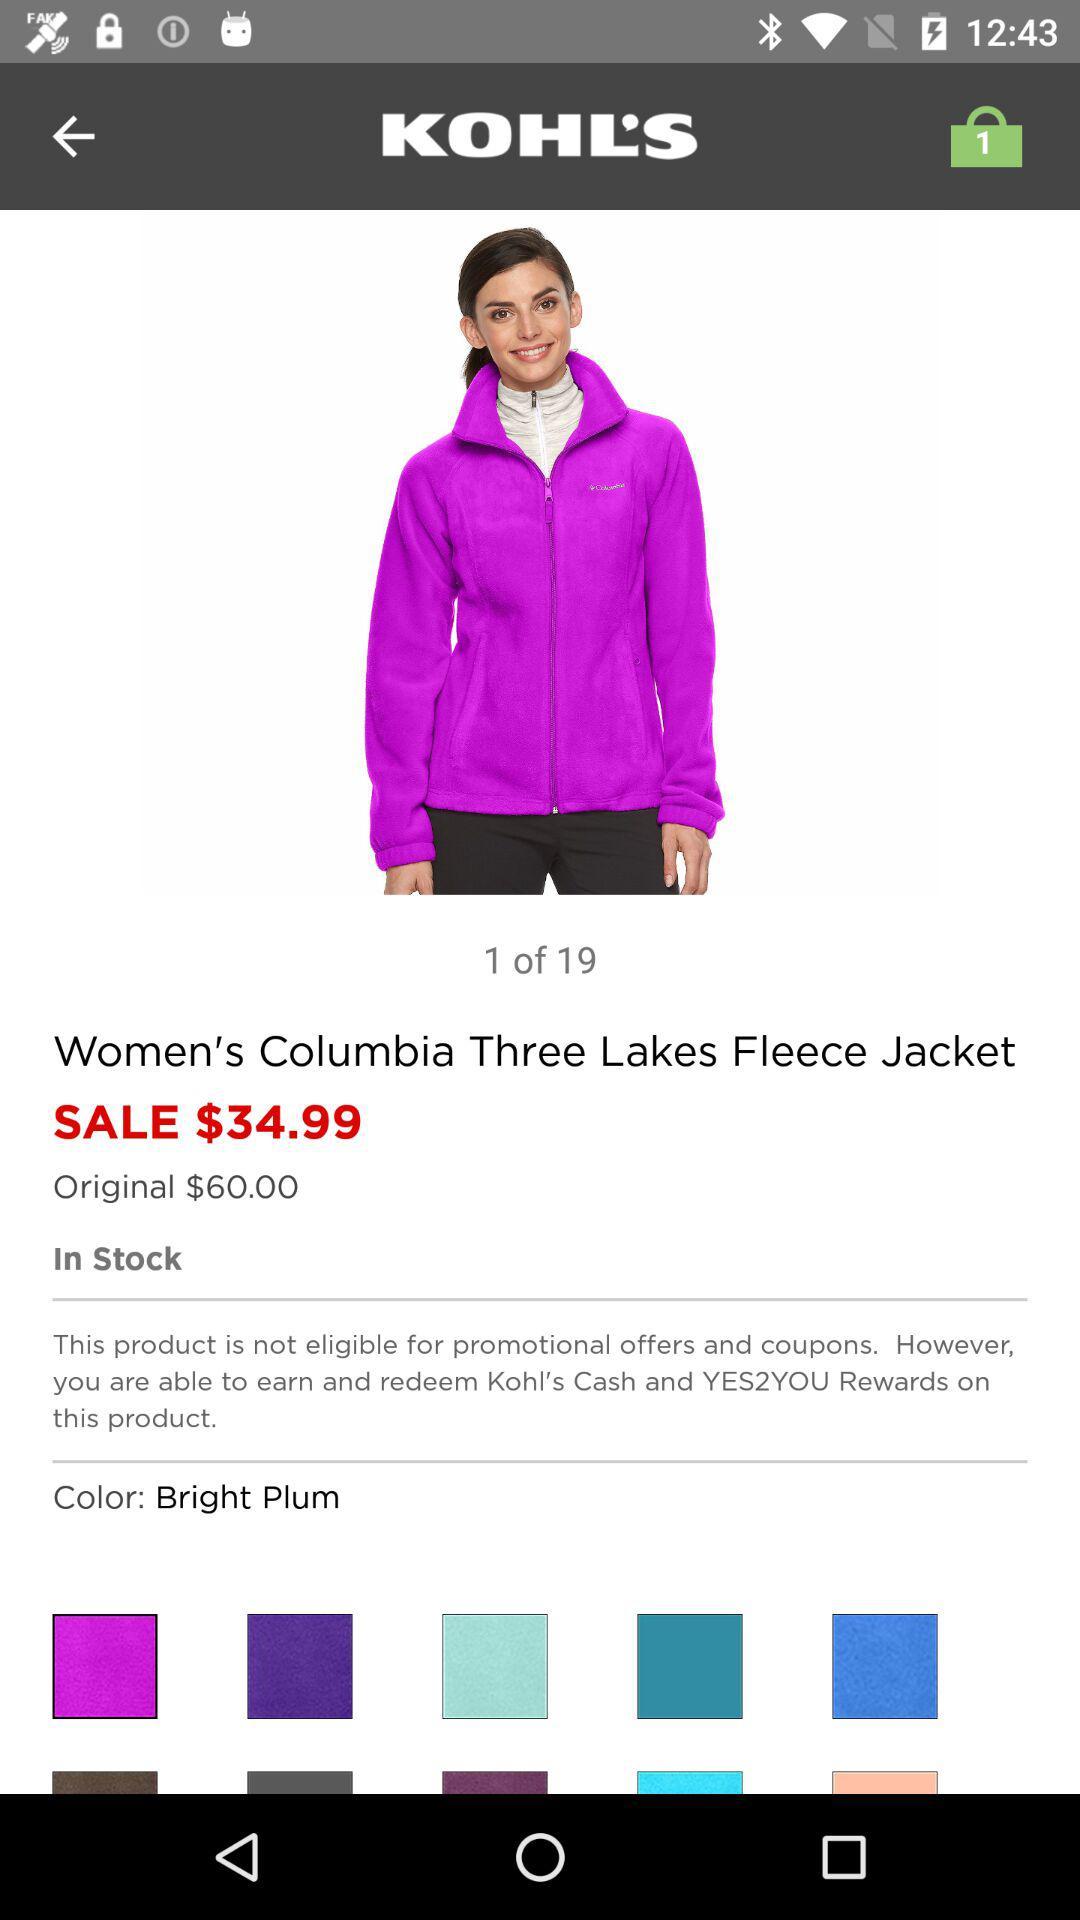 This screenshot has width=1080, height=1920. What do you see at coordinates (104, 1782) in the screenshot?
I see `choose brown` at bounding box center [104, 1782].